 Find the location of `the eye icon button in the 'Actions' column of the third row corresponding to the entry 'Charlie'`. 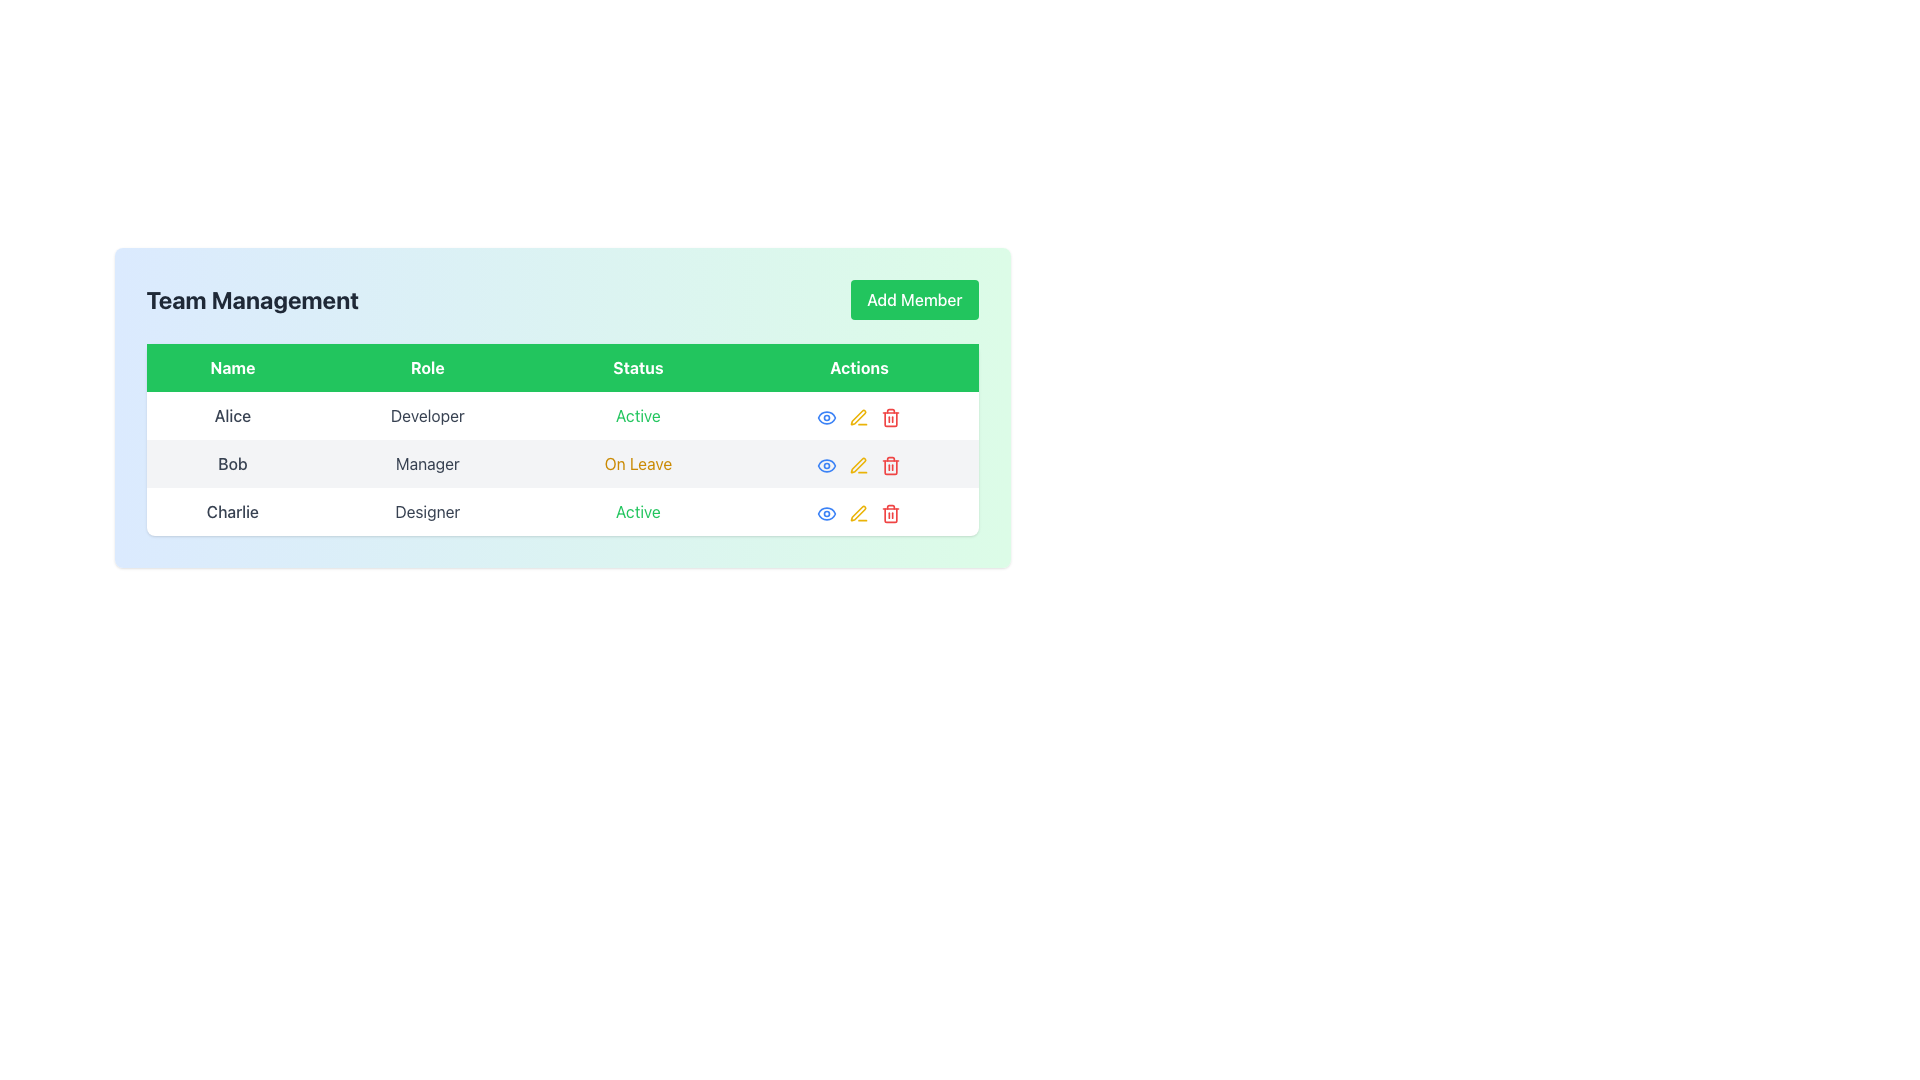

the eye icon button in the 'Actions' column of the third row corresponding to the entry 'Charlie' is located at coordinates (827, 511).